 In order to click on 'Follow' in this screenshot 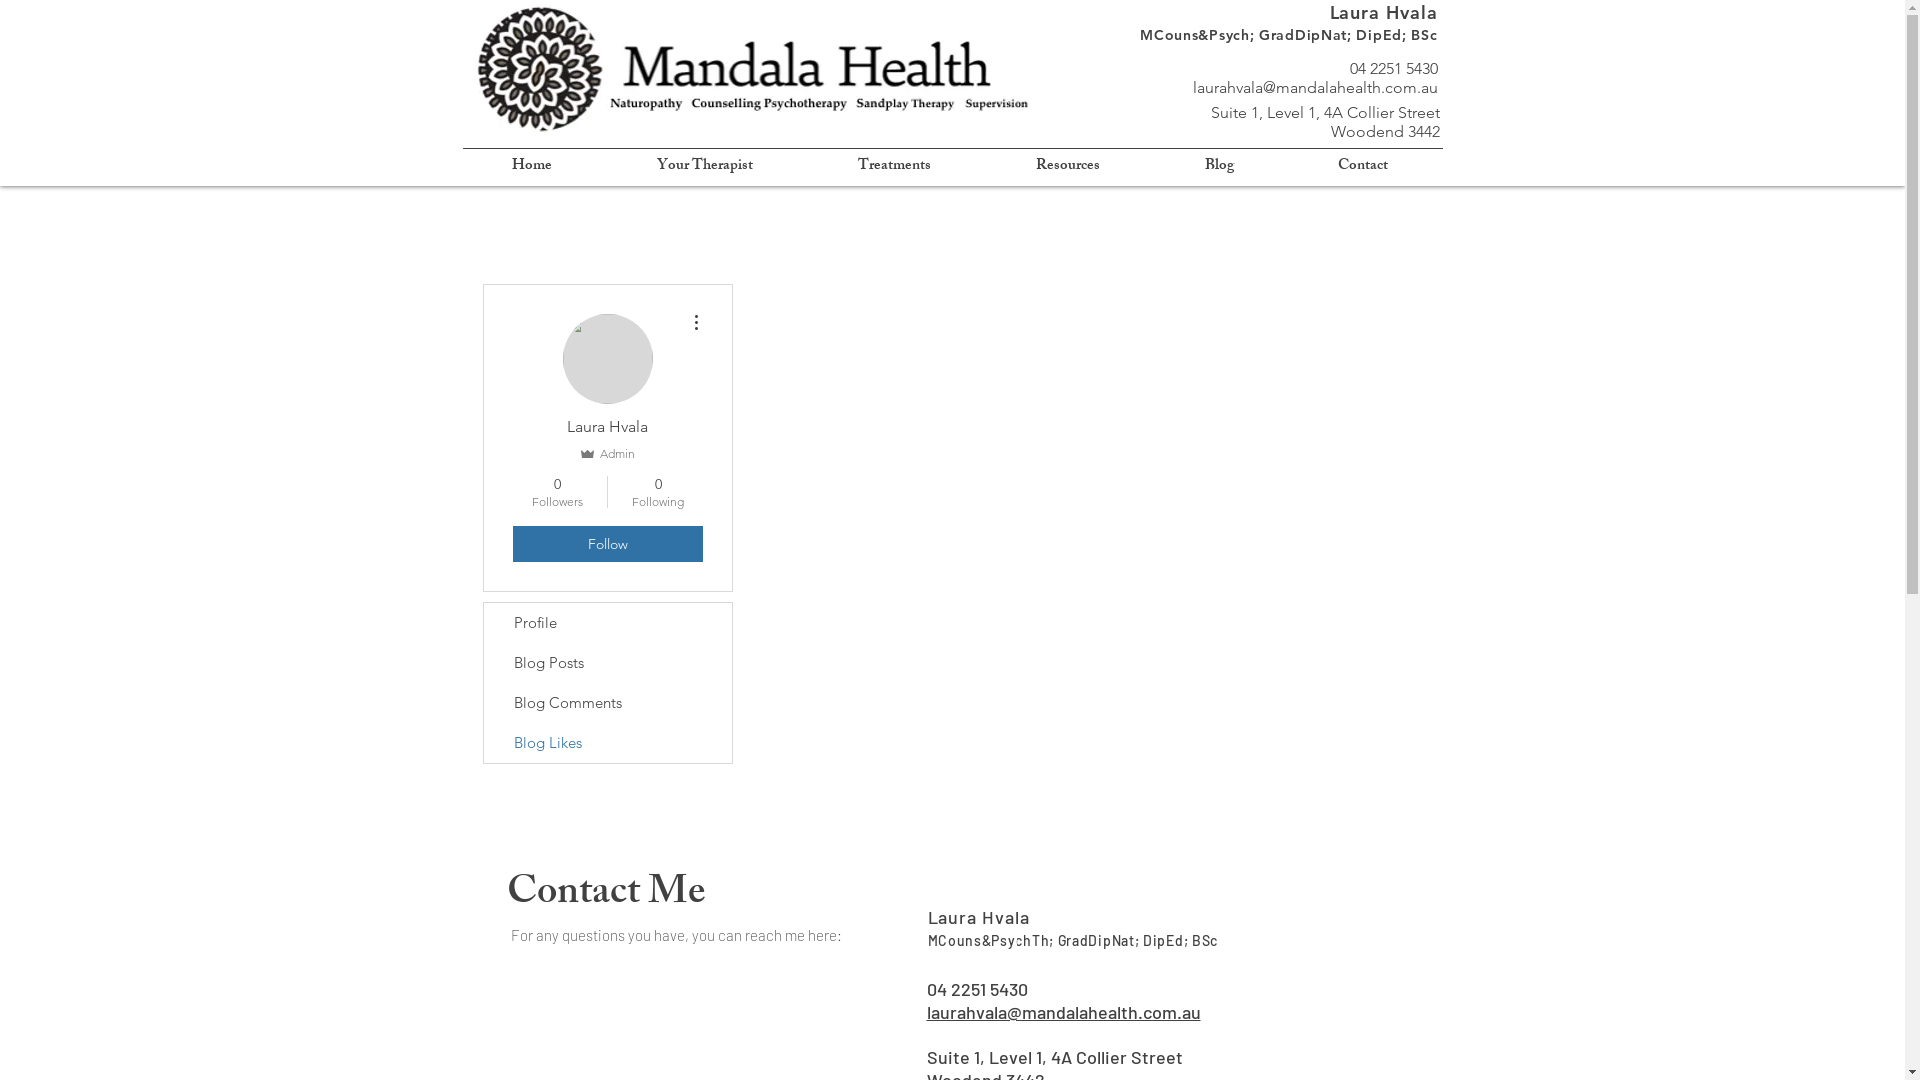, I will do `click(605, 543)`.